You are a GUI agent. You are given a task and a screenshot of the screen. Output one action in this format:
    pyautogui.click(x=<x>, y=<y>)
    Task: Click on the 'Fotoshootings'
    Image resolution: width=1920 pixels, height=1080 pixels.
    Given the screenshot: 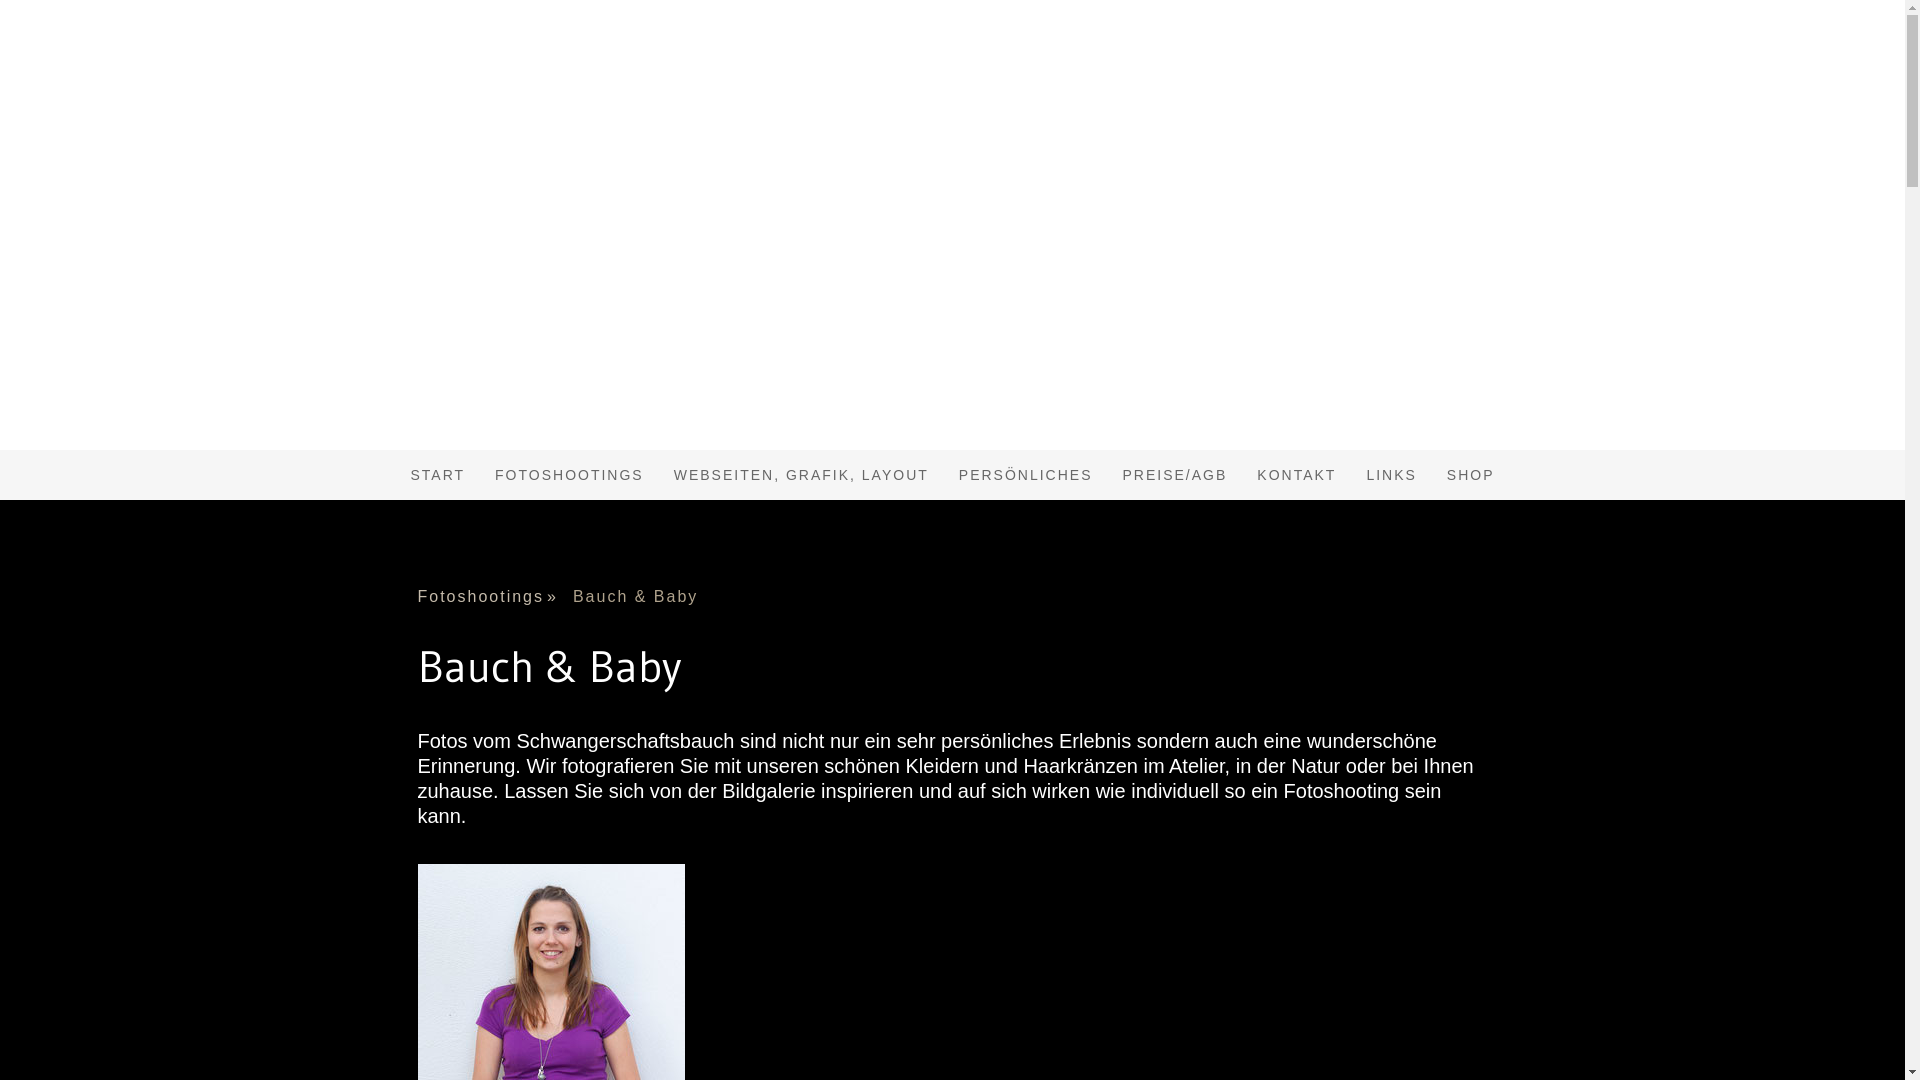 What is the action you would take?
    pyautogui.click(x=495, y=596)
    